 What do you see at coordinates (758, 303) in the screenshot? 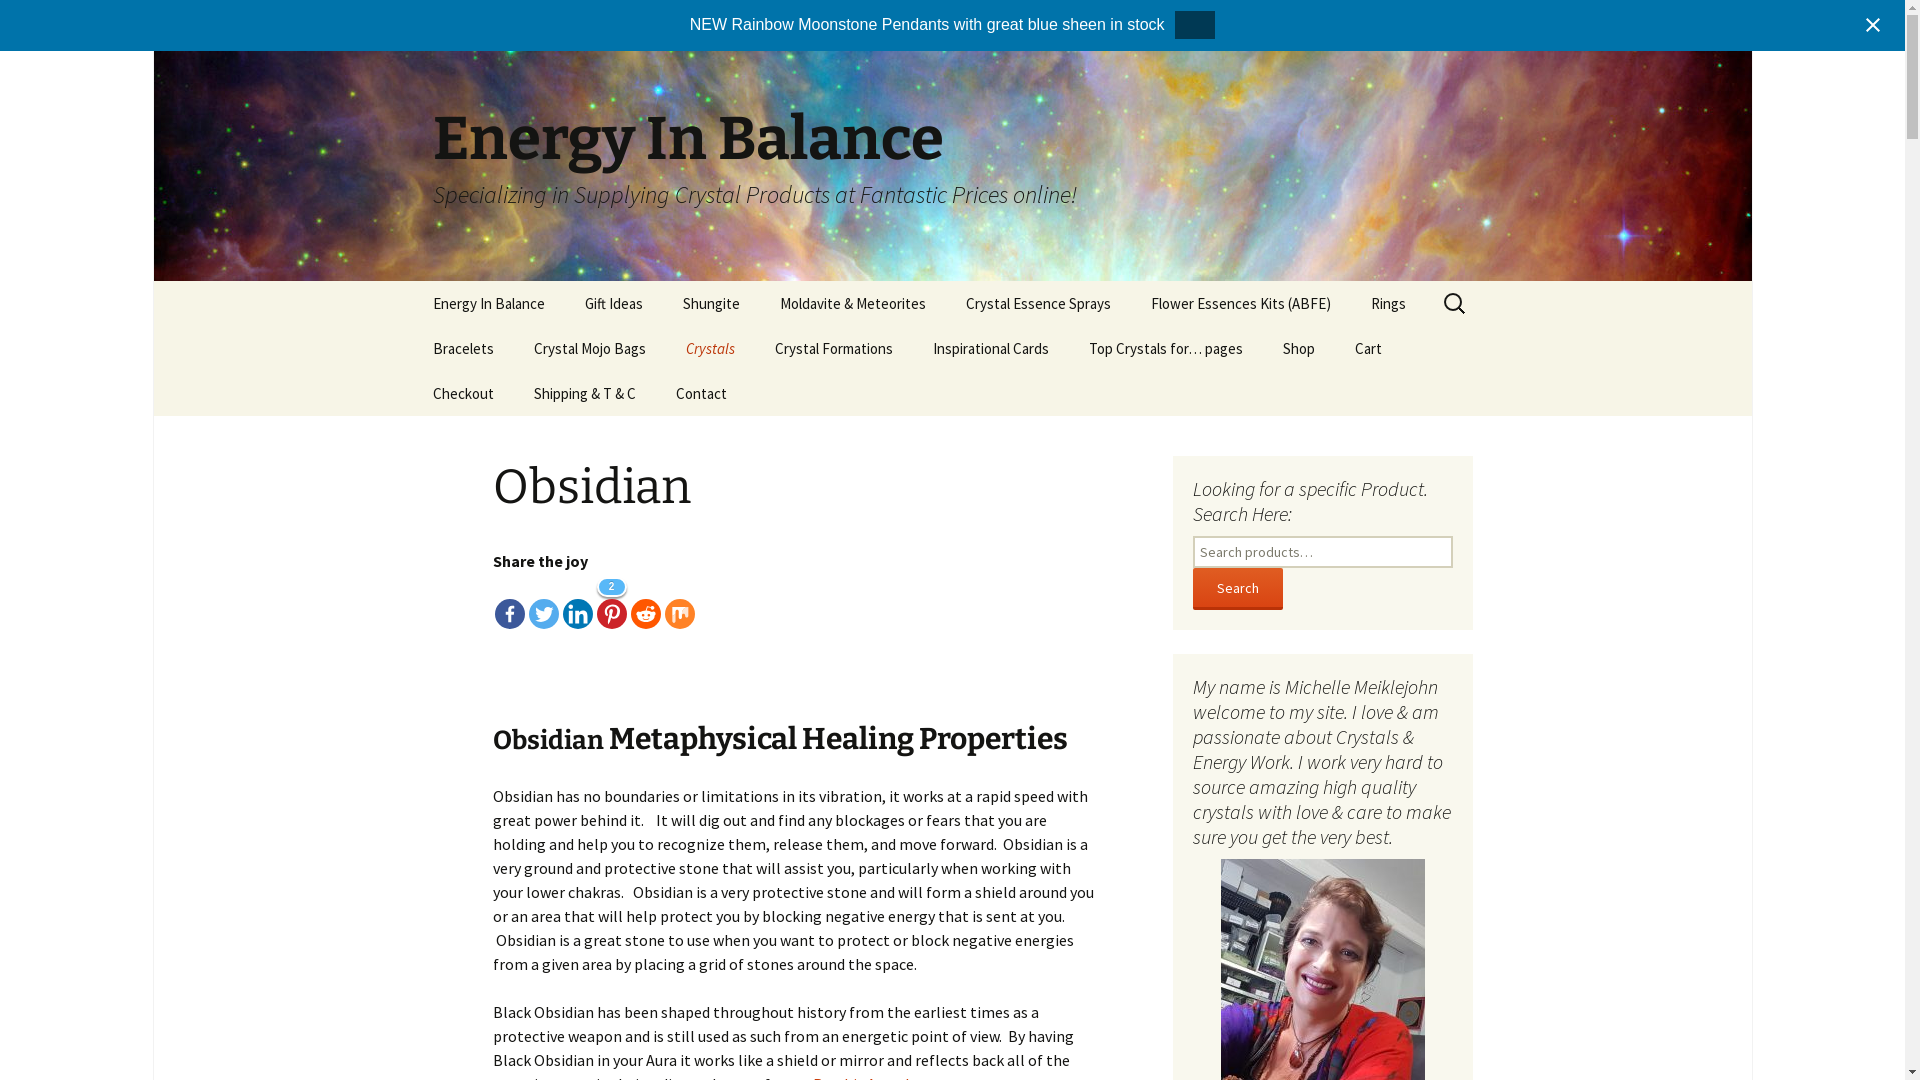
I see `'Moldavite & Meteorites'` at bounding box center [758, 303].